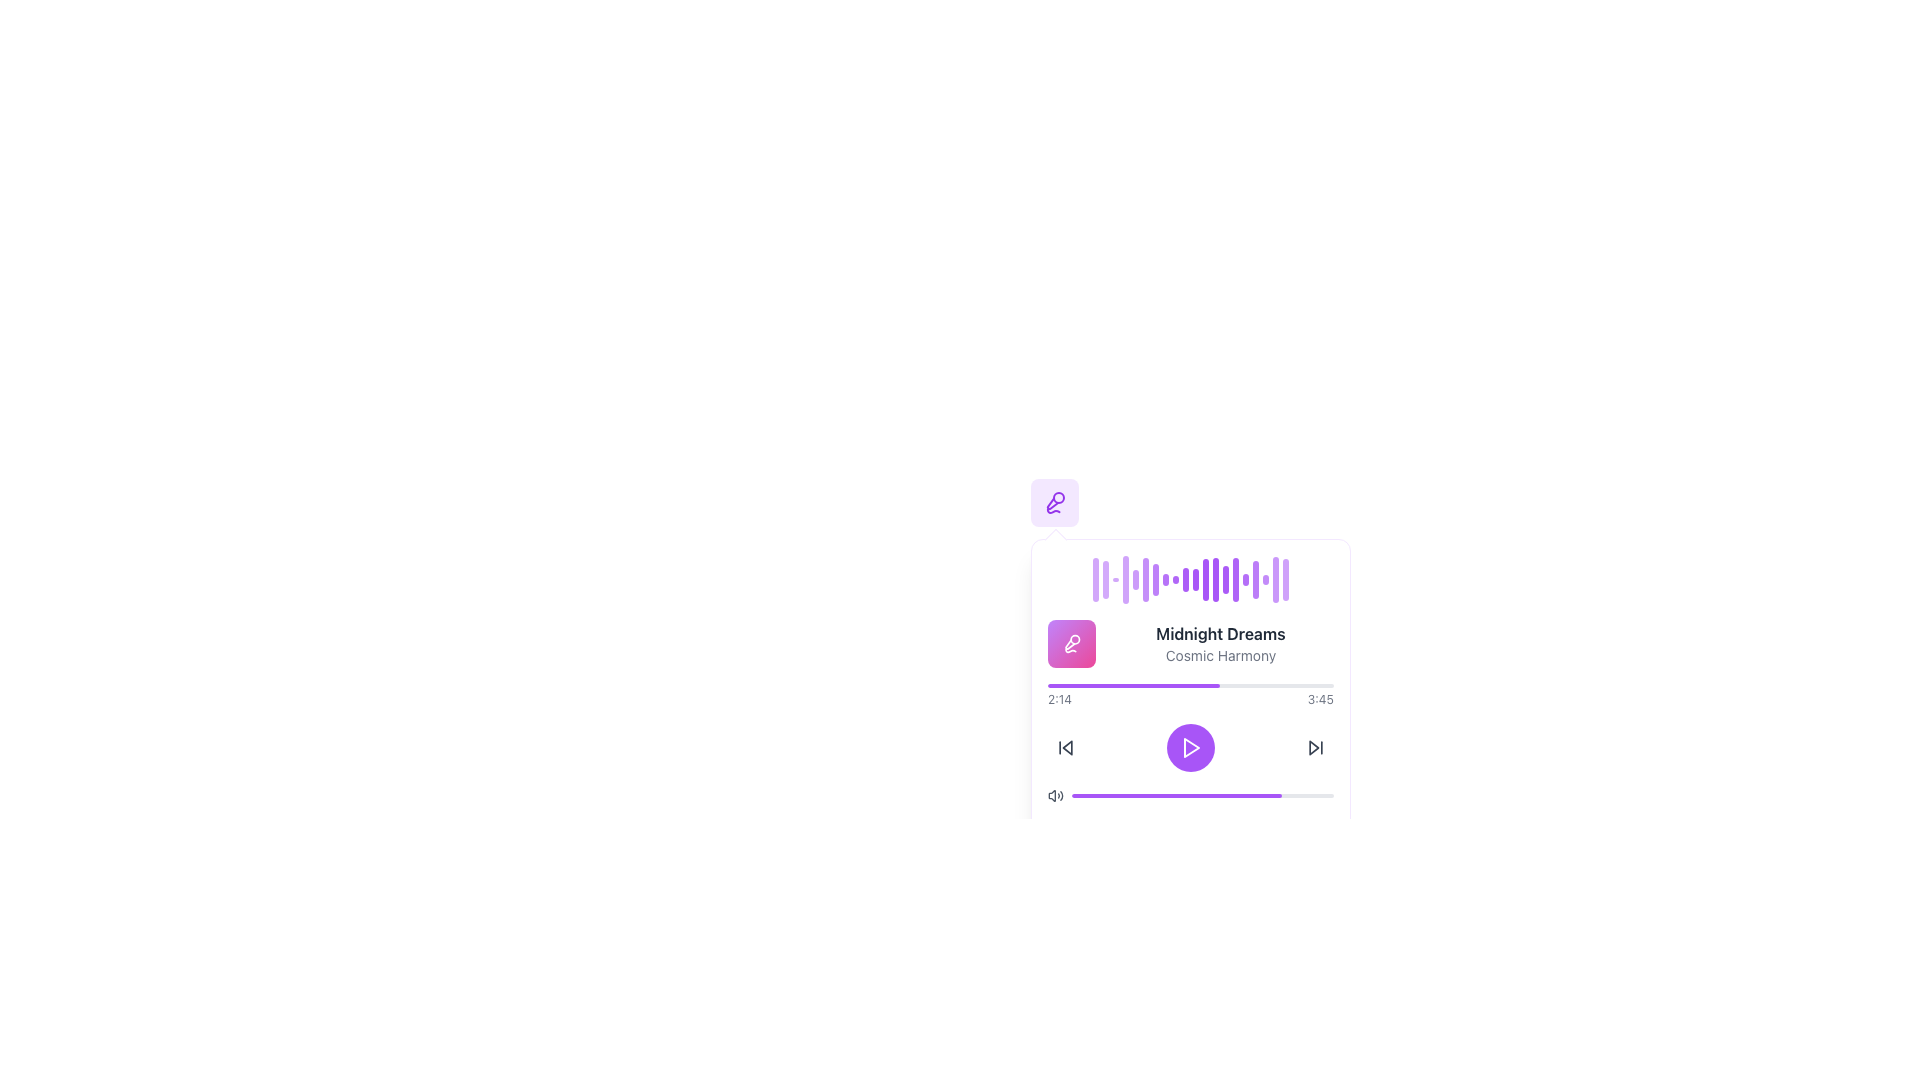 This screenshot has height=1080, width=1920. Describe the element at coordinates (1318, 794) in the screenshot. I see `the progress` at that location.